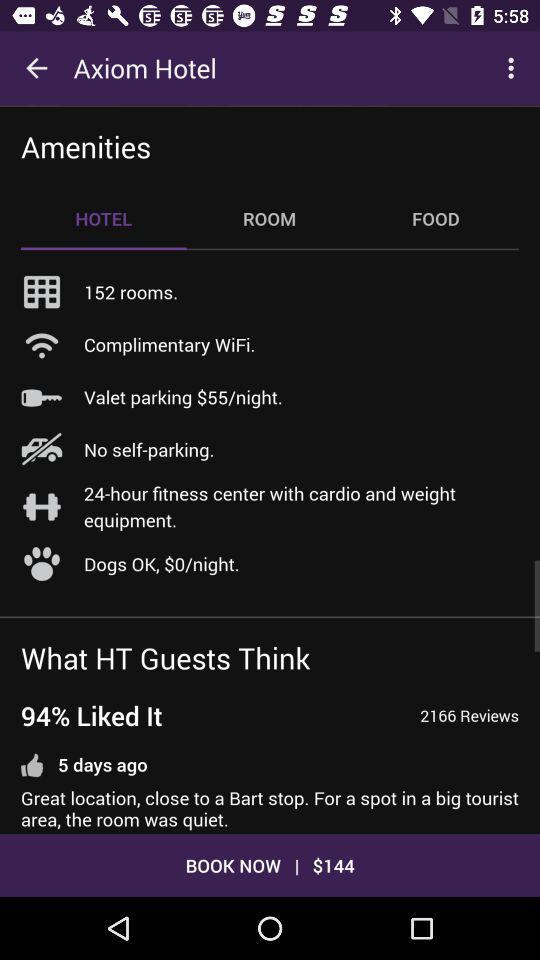 This screenshot has height=960, width=540. I want to click on book now   |   $144, so click(270, 864).